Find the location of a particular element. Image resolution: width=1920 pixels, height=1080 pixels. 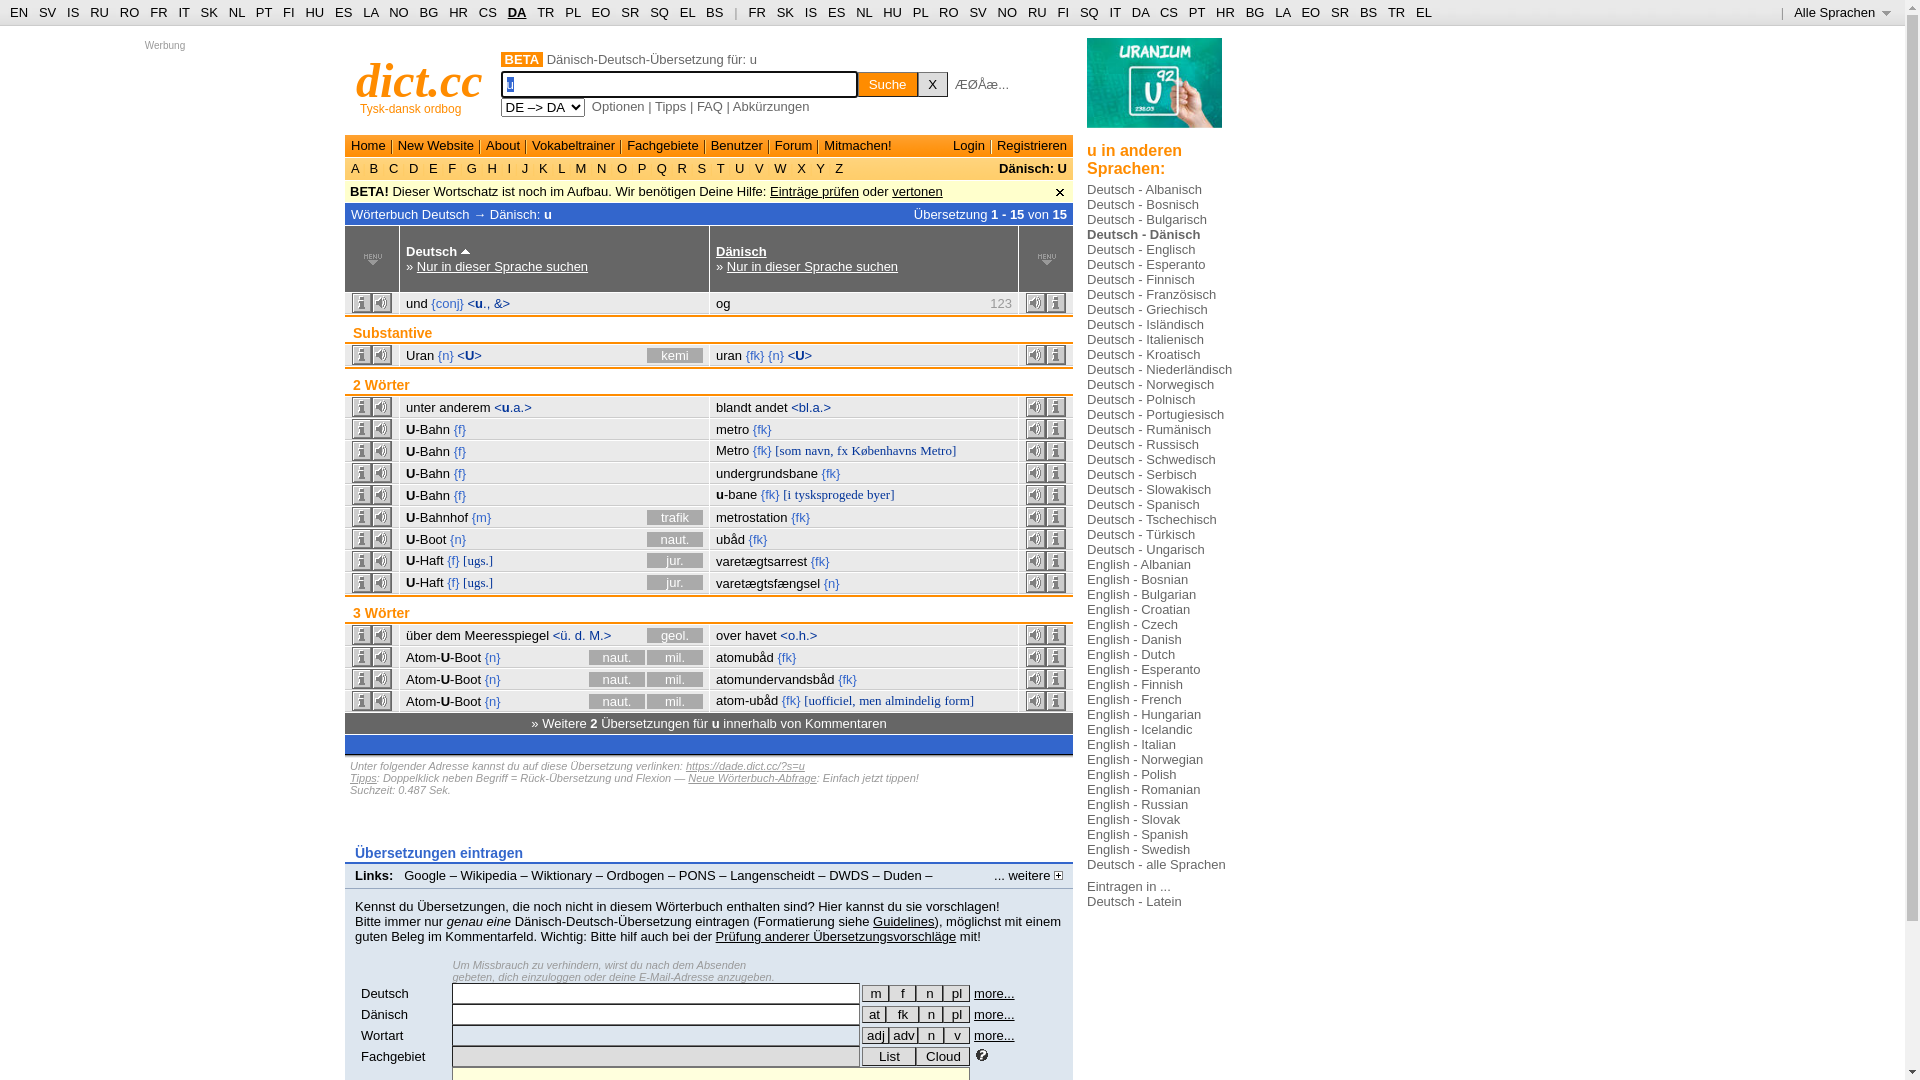

'Atom-U-Boot' is located at coordinates (442, 678).